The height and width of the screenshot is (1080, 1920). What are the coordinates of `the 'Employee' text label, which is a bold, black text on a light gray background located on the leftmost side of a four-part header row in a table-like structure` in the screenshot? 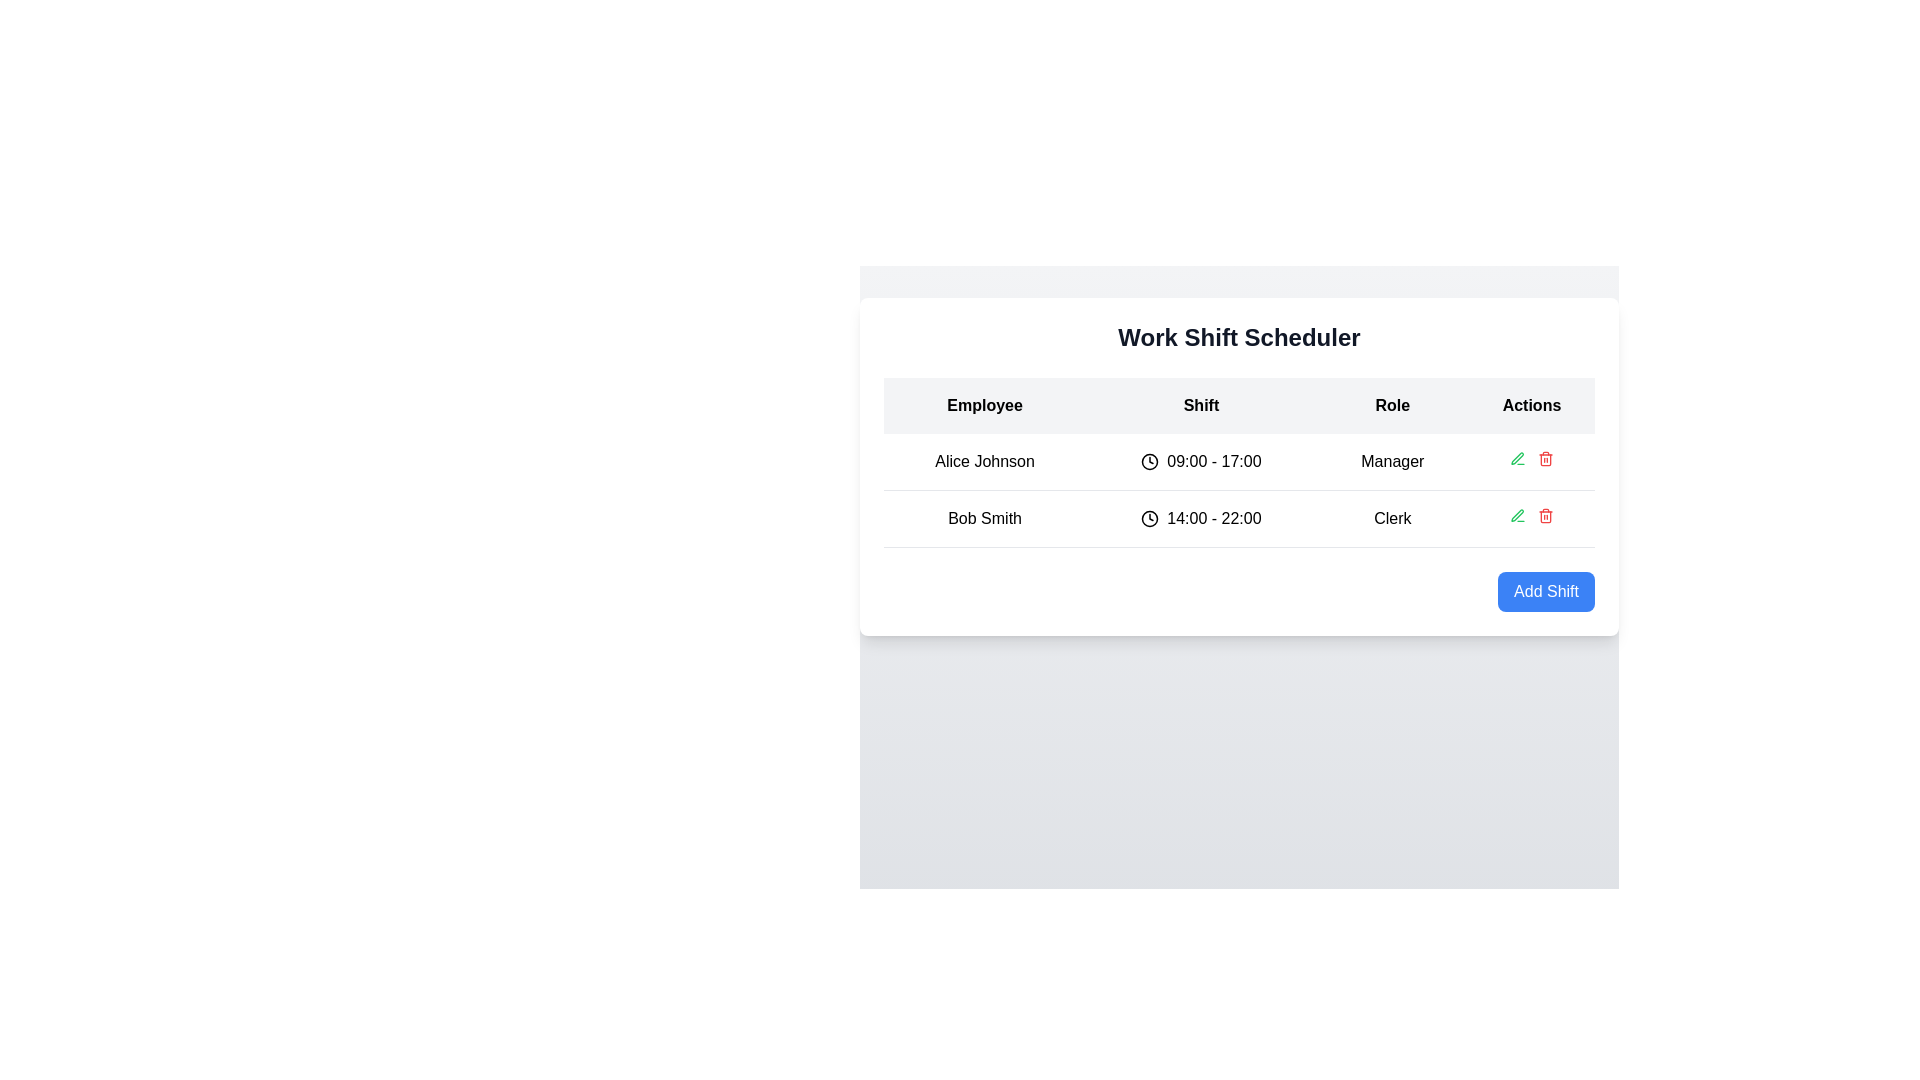 It's located at (985, 405).